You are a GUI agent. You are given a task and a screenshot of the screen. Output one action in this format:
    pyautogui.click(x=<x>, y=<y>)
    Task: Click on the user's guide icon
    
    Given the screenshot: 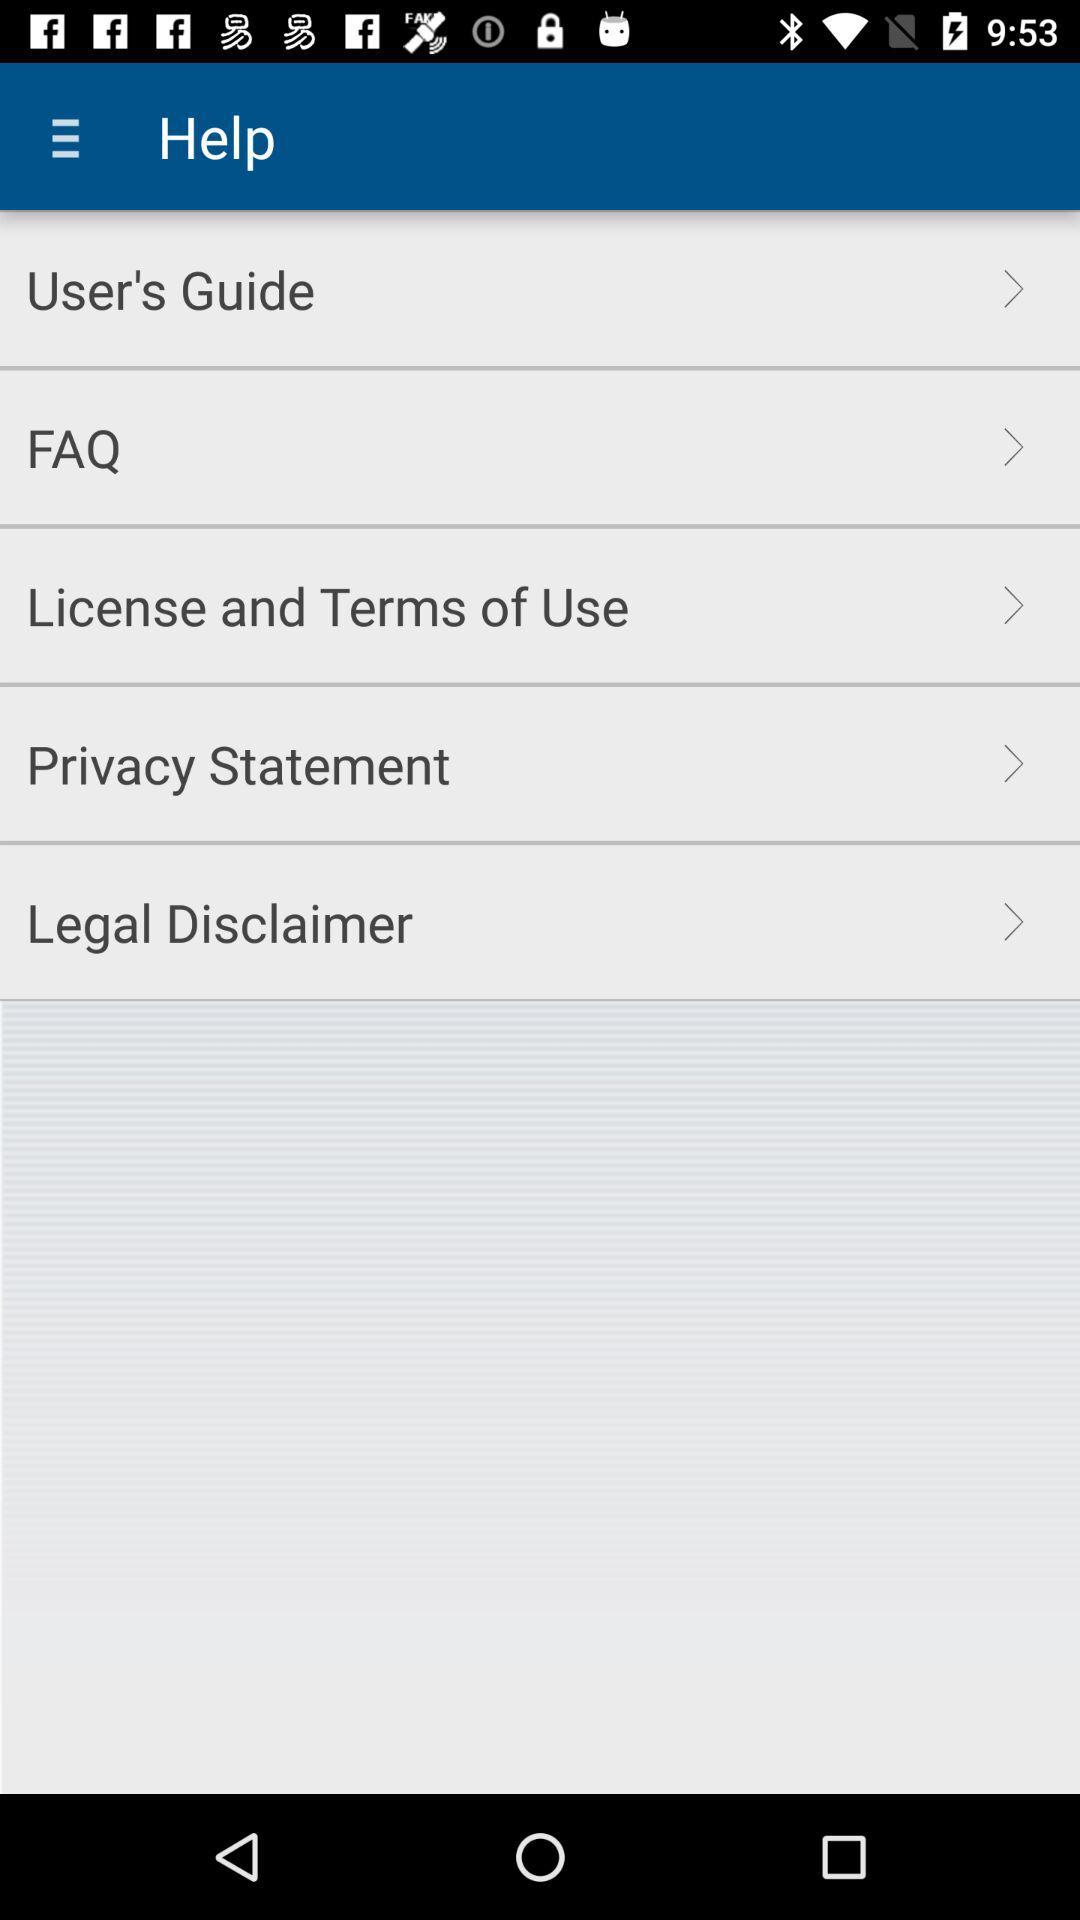 What is the action you would take?
    pyautogui.click(x=169, y=288)
    